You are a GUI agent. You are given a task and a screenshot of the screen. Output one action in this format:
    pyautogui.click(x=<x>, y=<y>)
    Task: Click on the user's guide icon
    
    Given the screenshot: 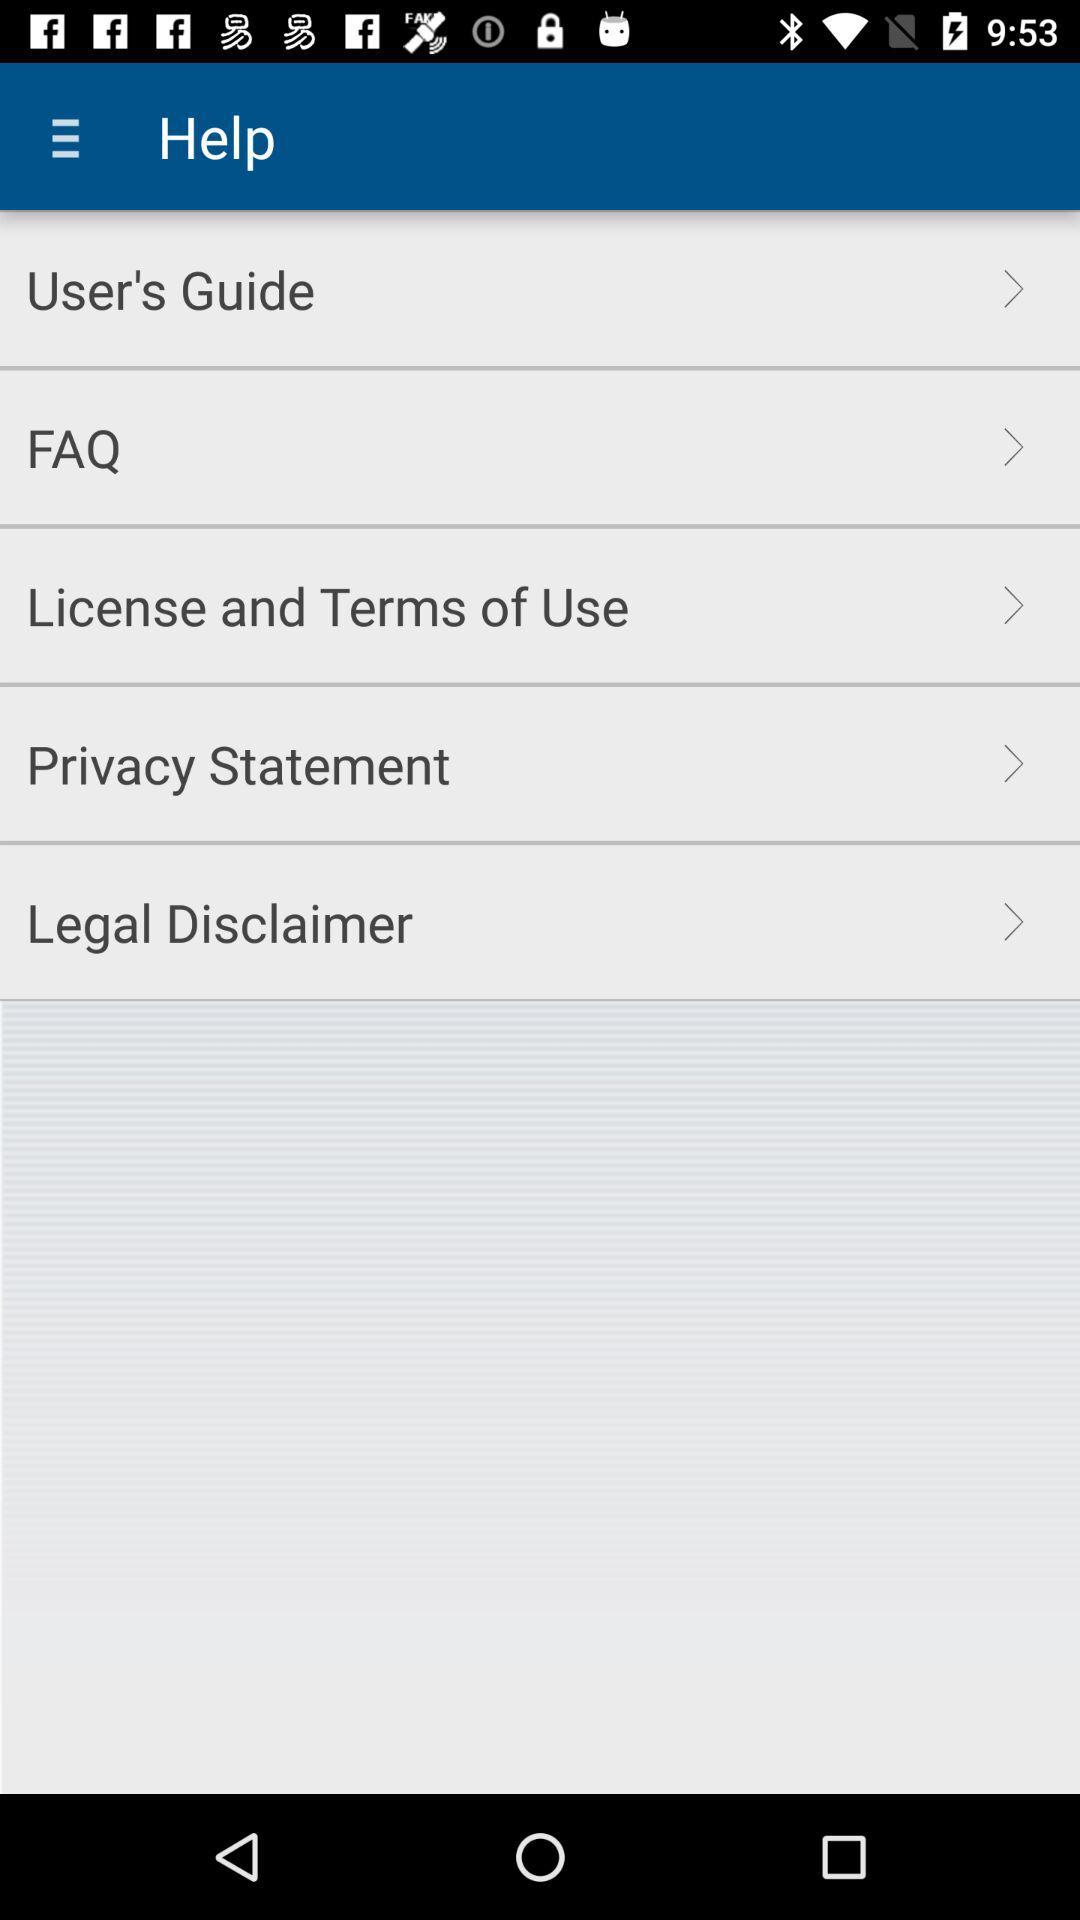 What is the action you would take?
    pyautogui.click(x=169, y=288)
    